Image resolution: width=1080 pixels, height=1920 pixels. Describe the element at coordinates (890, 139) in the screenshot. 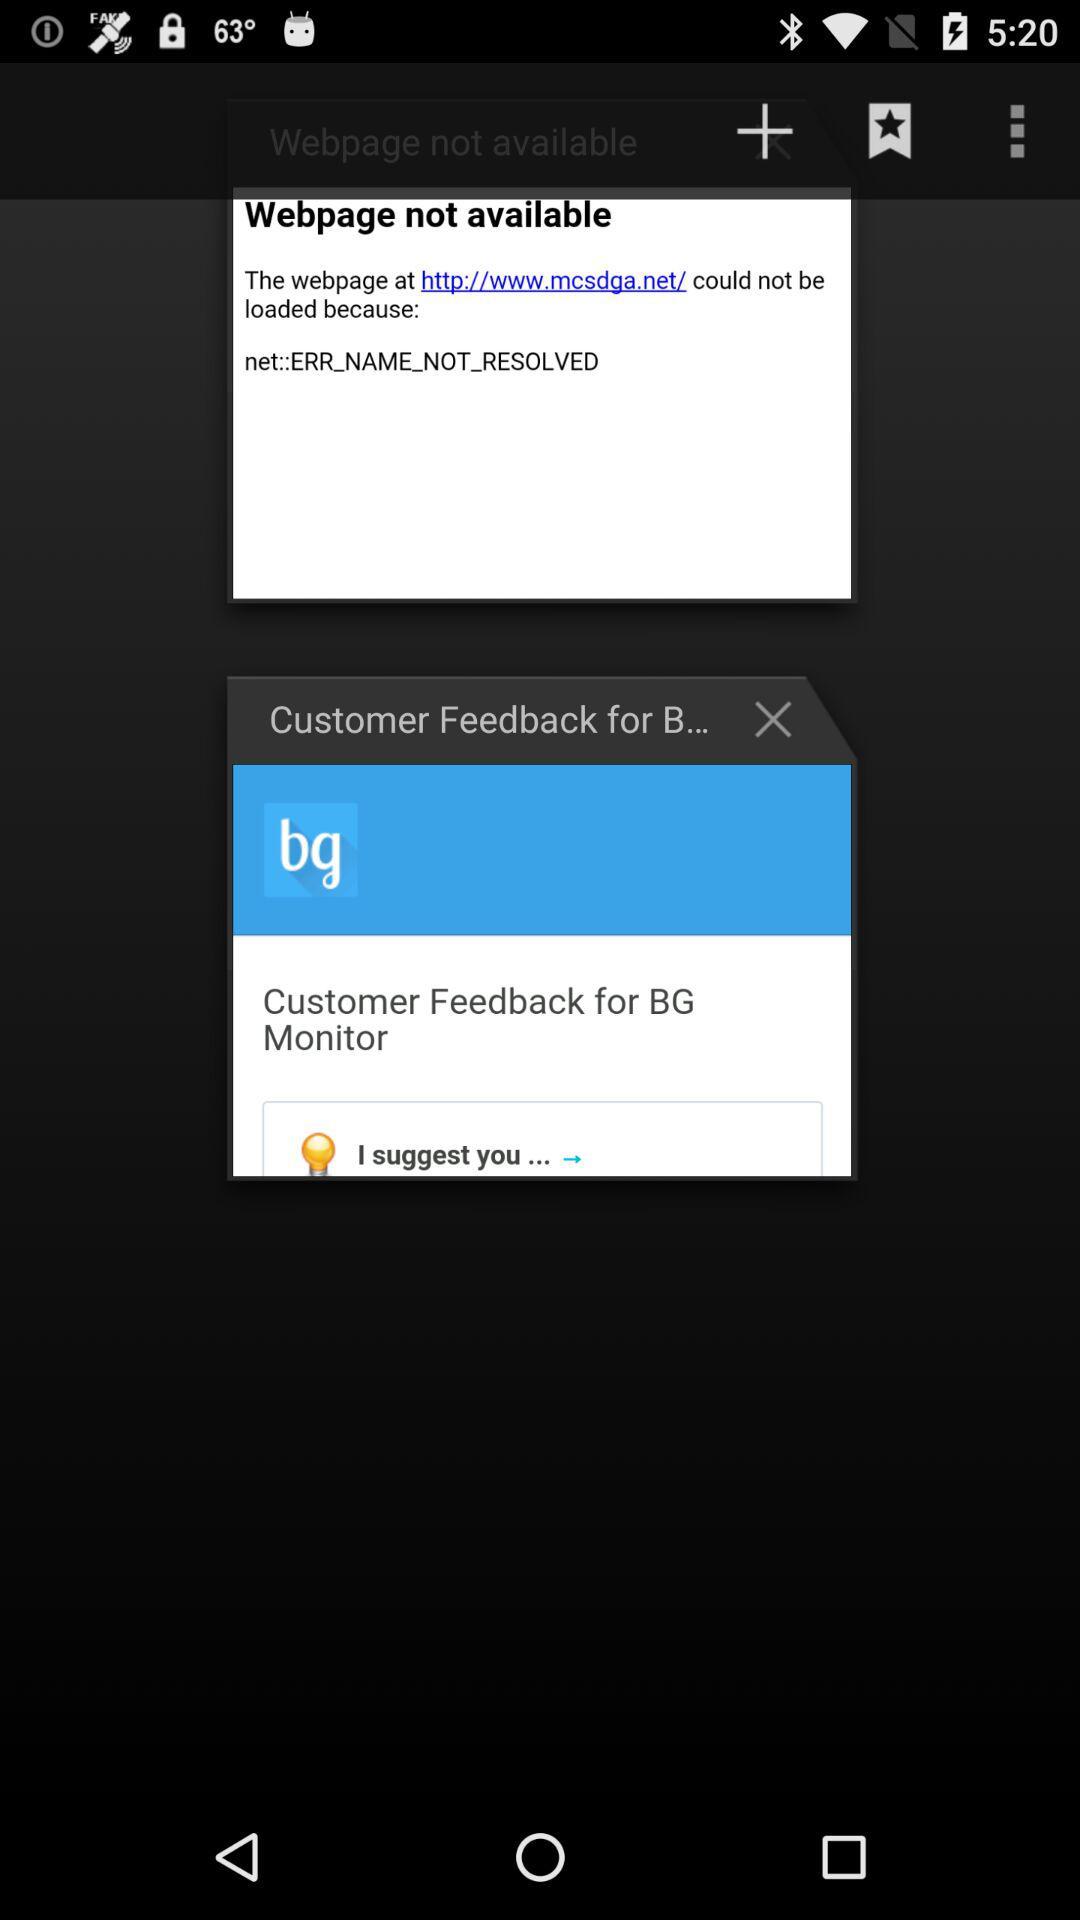

I see `the bookmark icon` at that location.